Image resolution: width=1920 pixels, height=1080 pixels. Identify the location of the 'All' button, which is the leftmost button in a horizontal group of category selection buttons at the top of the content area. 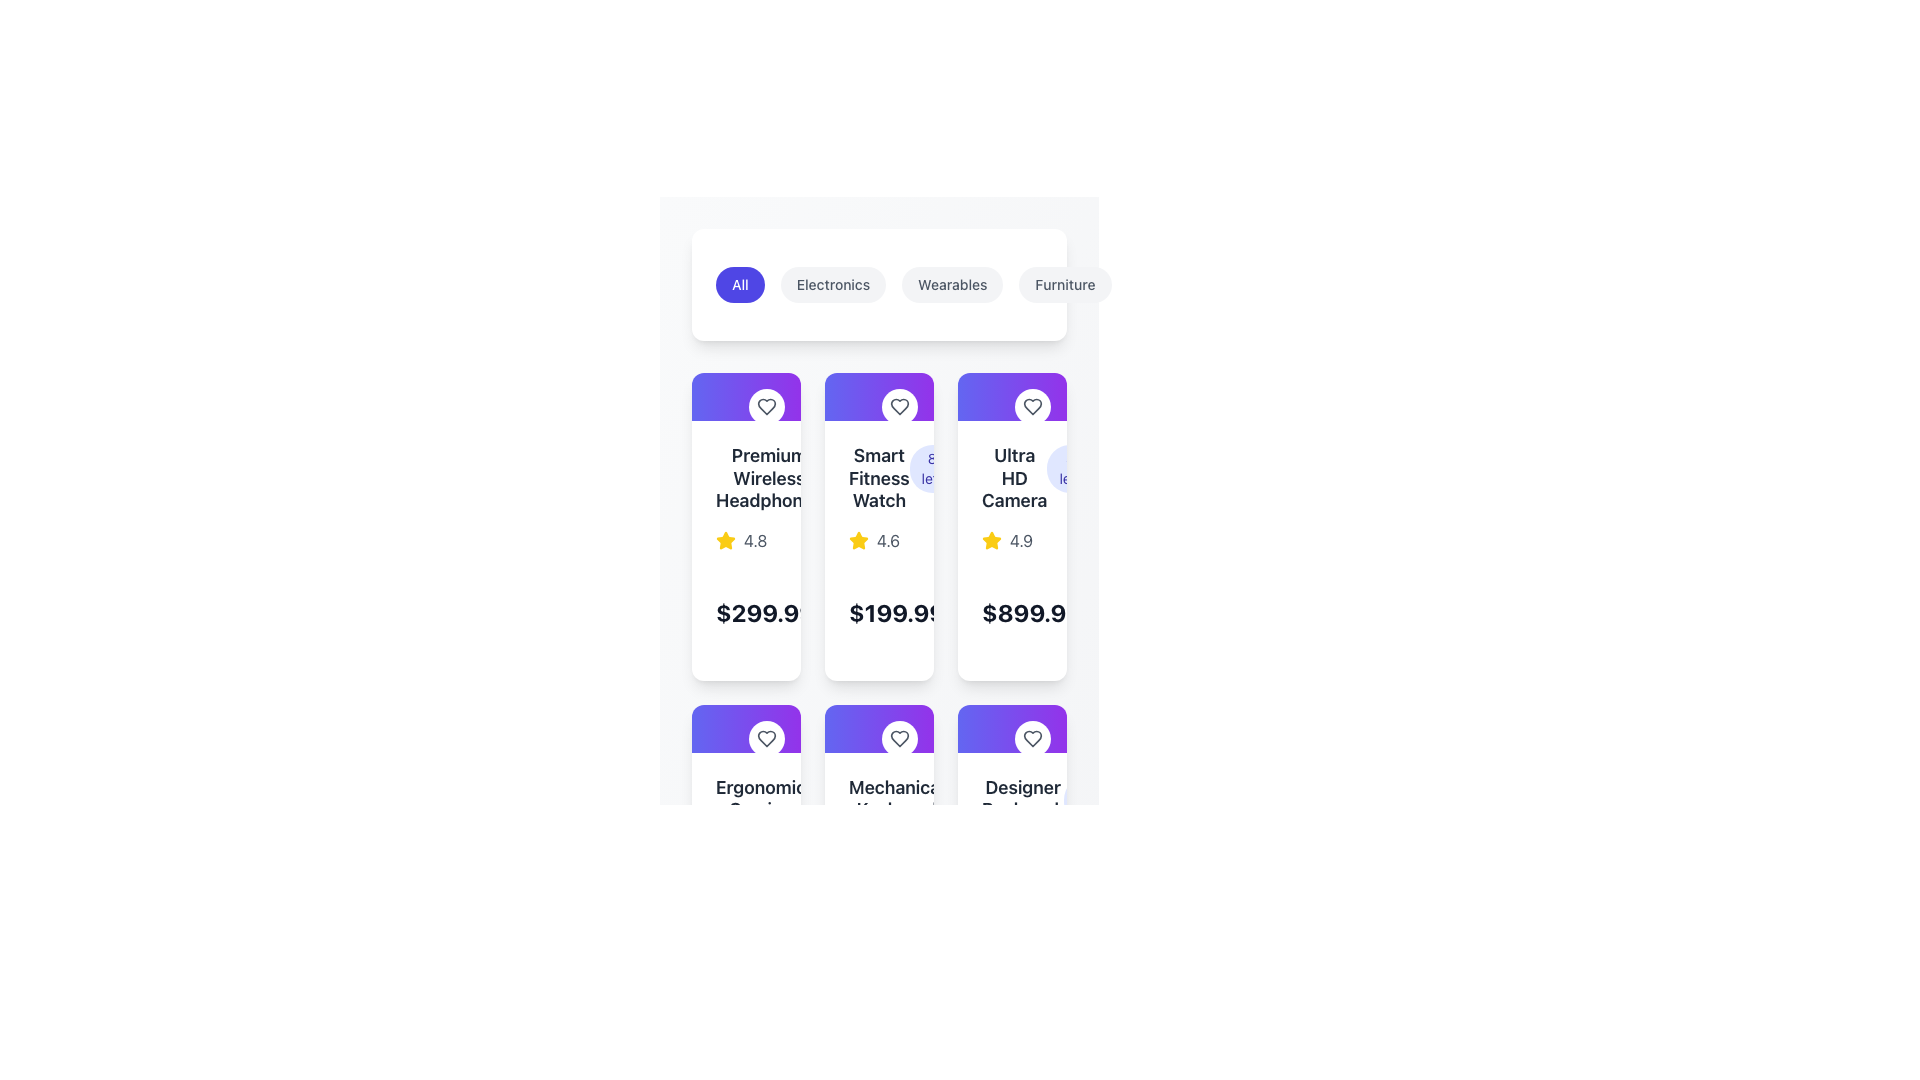
(739, 285).